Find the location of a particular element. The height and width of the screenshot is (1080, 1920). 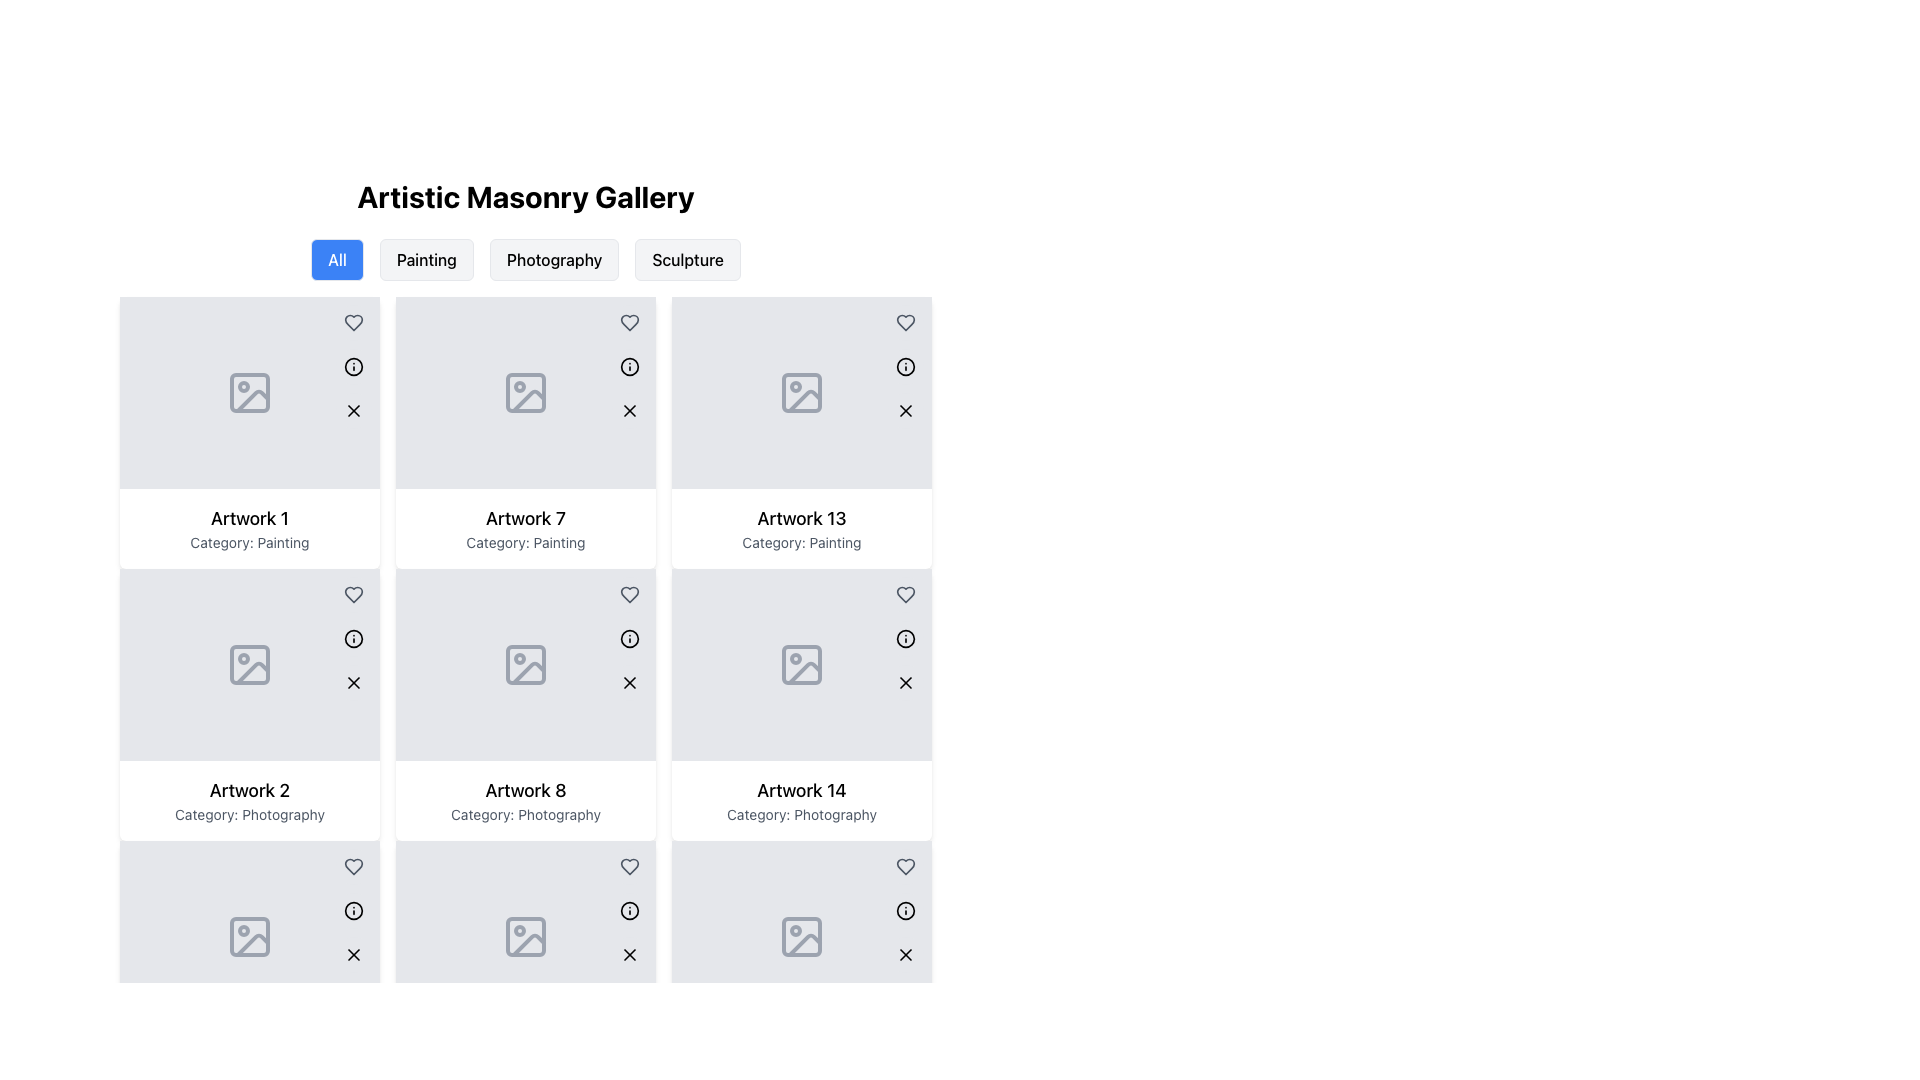

the circular button with a light gray background and an 'info' icon located in the bottom-right section of the 'Artwork 2' card is located at coordinates (354, 910).